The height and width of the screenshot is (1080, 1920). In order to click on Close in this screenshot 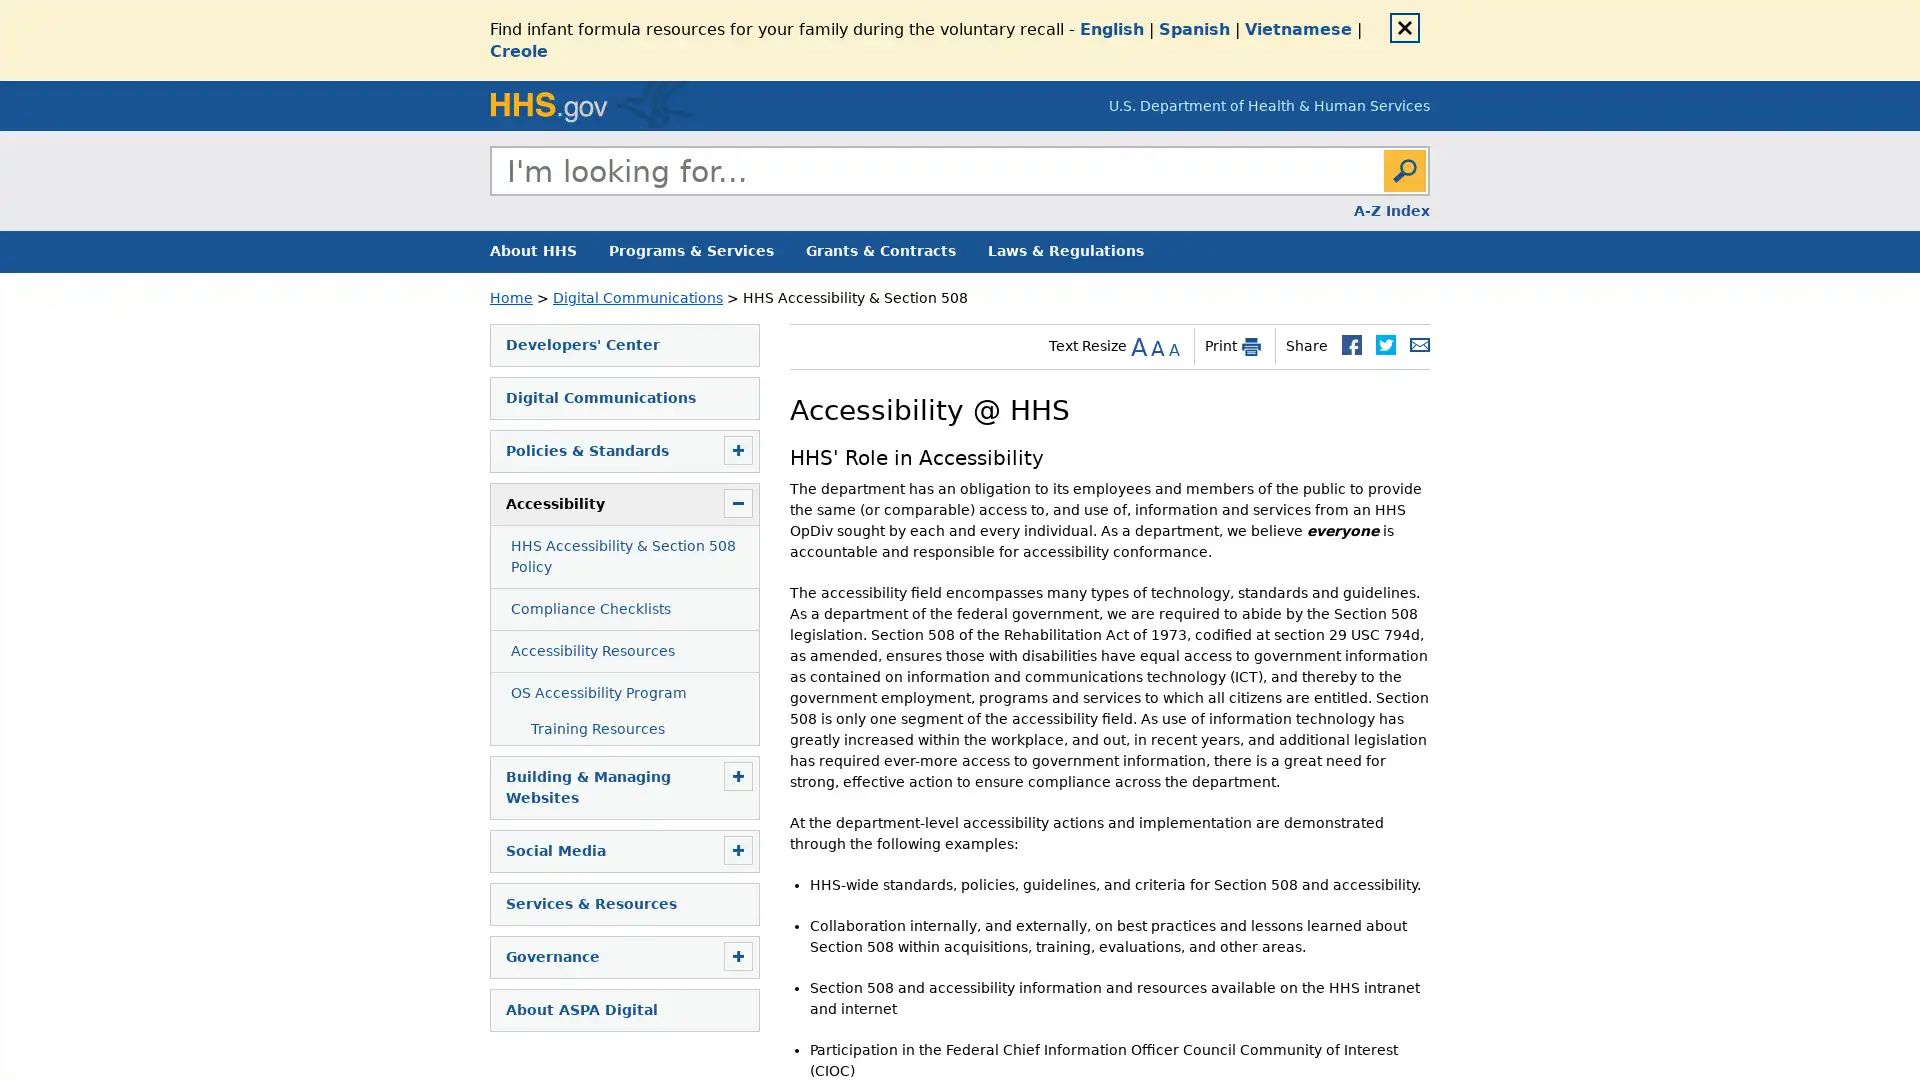, I will do `click(1404, 27)`.